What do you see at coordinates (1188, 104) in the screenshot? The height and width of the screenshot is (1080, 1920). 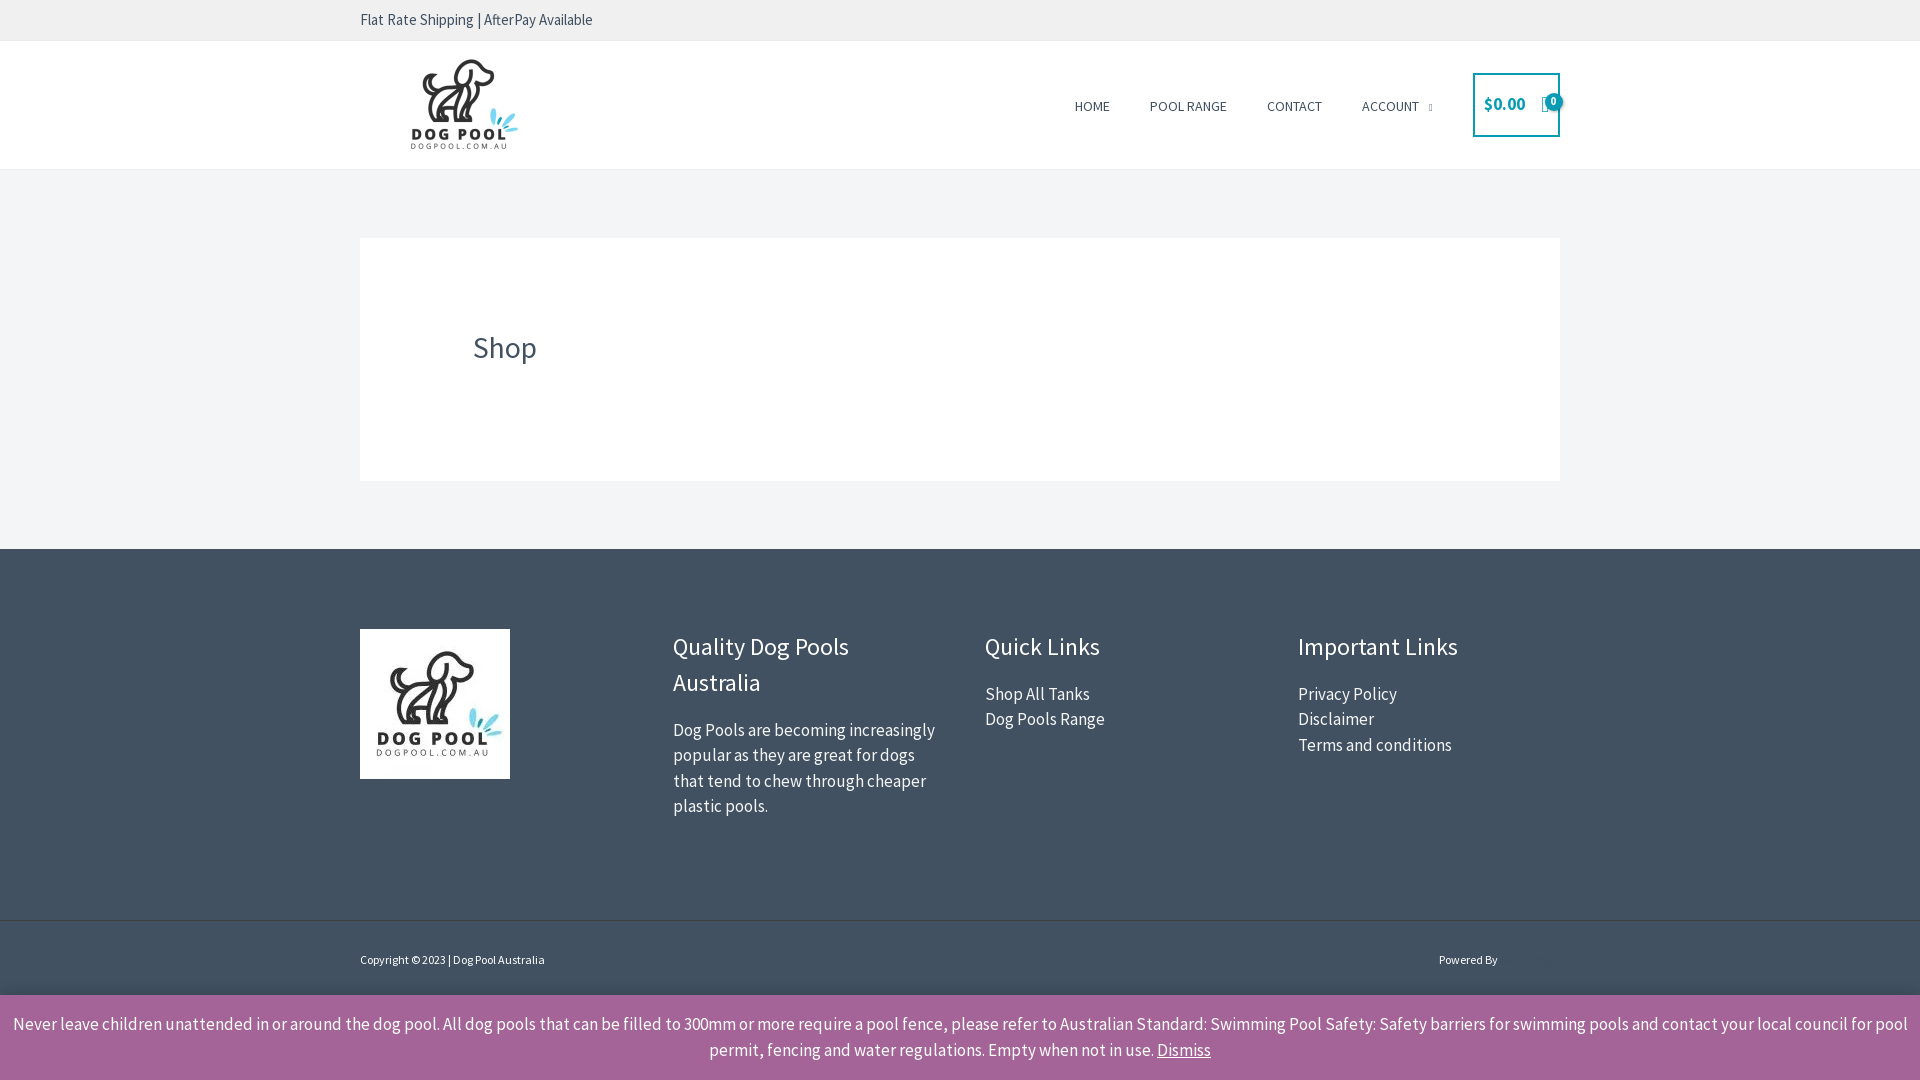 I see `'POOL RANGE'` at bounding box center [1188, 104].